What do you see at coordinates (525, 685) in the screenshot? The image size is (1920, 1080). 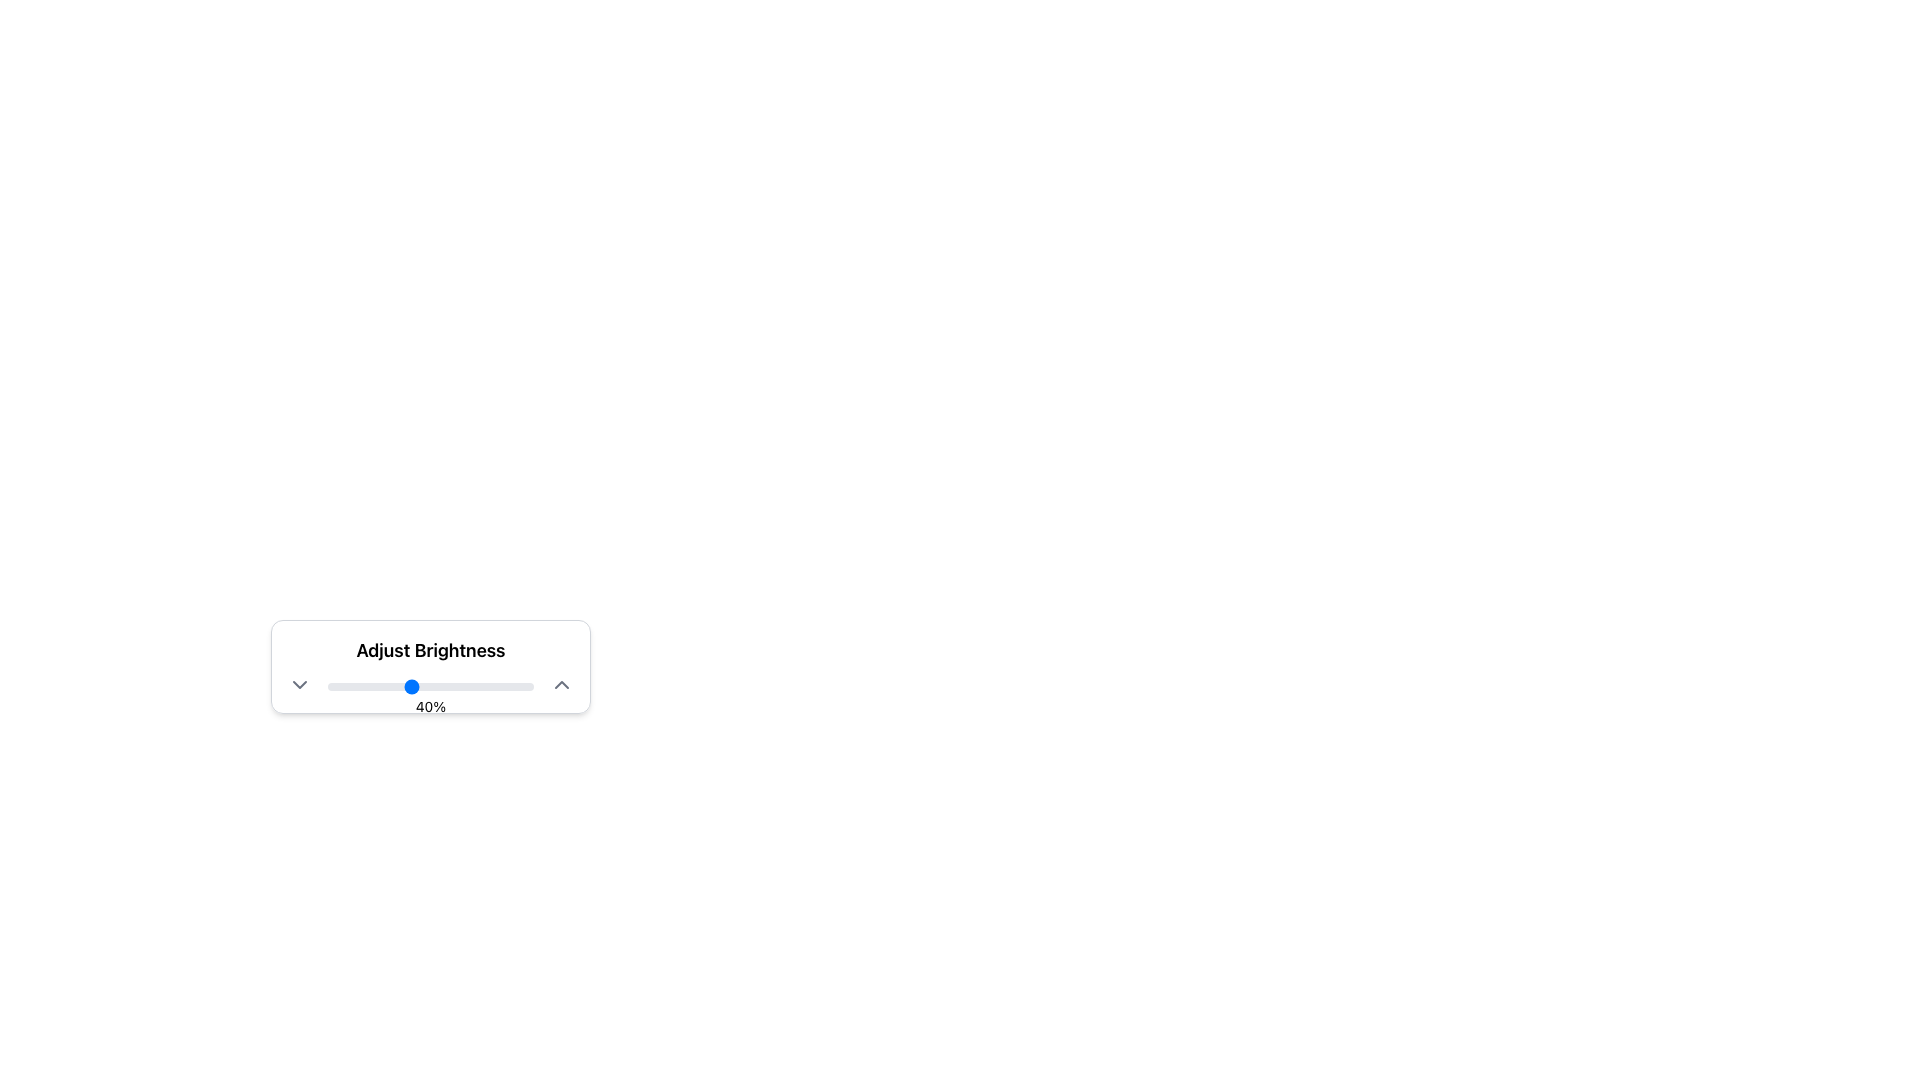 I see `the brightness level` at bounding box center [525, 685].